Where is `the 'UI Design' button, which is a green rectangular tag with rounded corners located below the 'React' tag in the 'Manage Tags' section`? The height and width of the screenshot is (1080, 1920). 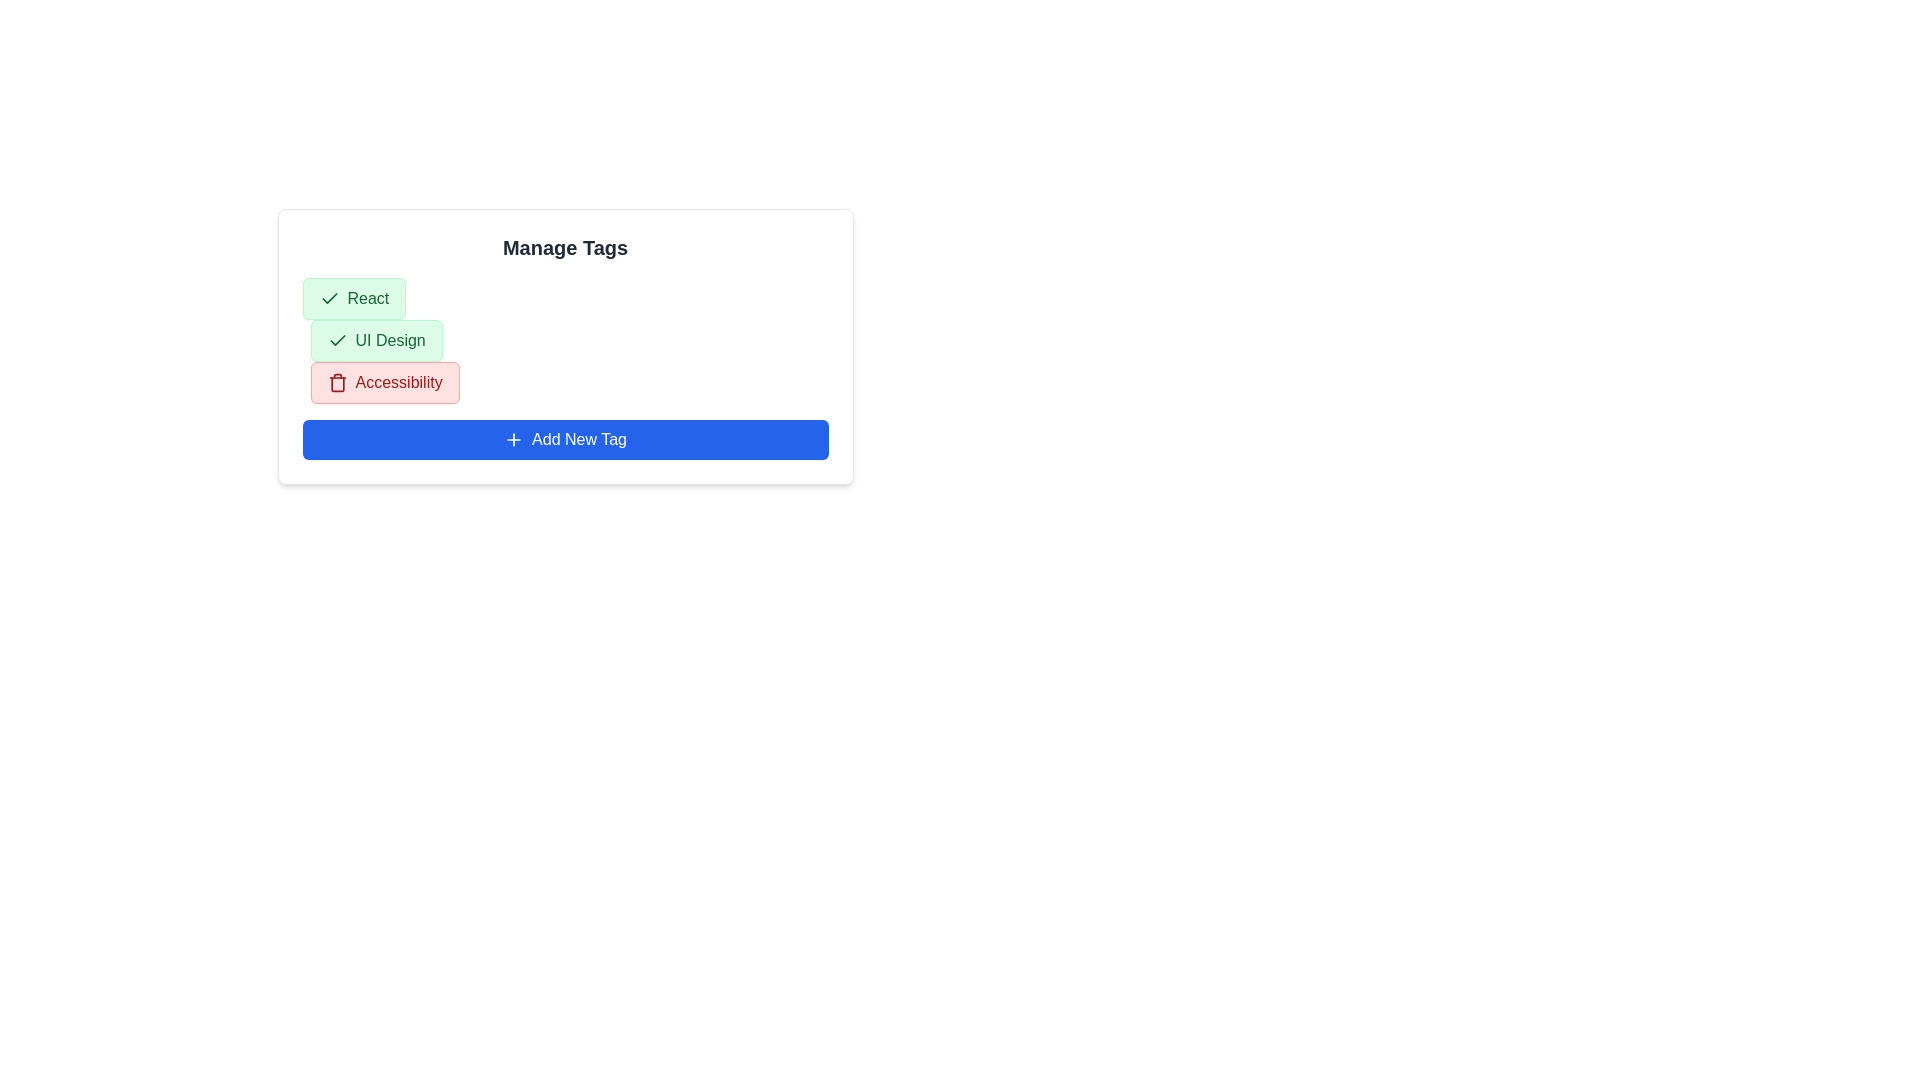 the 'UI Design' button, which is a green rectangular tag with rounded corners located below the 'React' tag in the 'Manage Tags' section is located at coordinates (376, 339).